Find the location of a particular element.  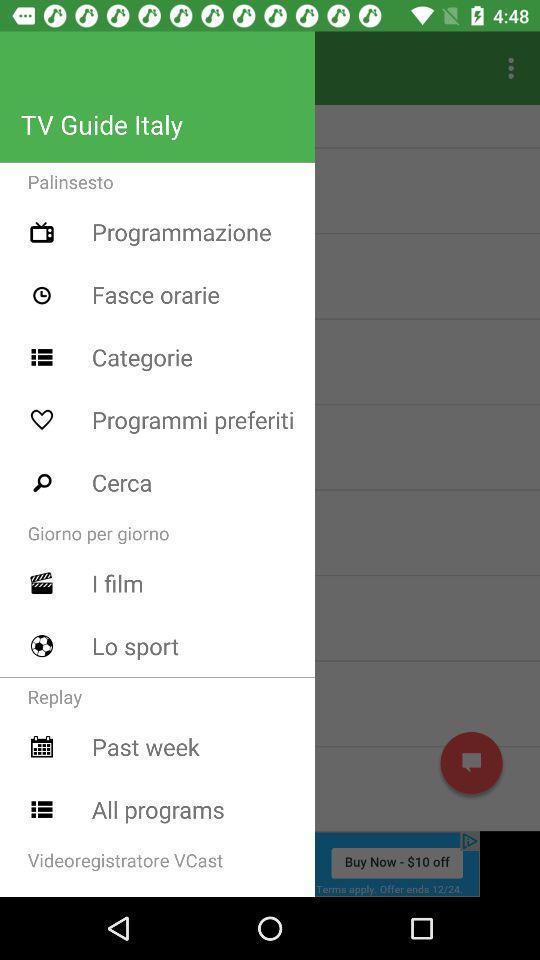

the icon left side of all programs is located at coordinates (42, 810).